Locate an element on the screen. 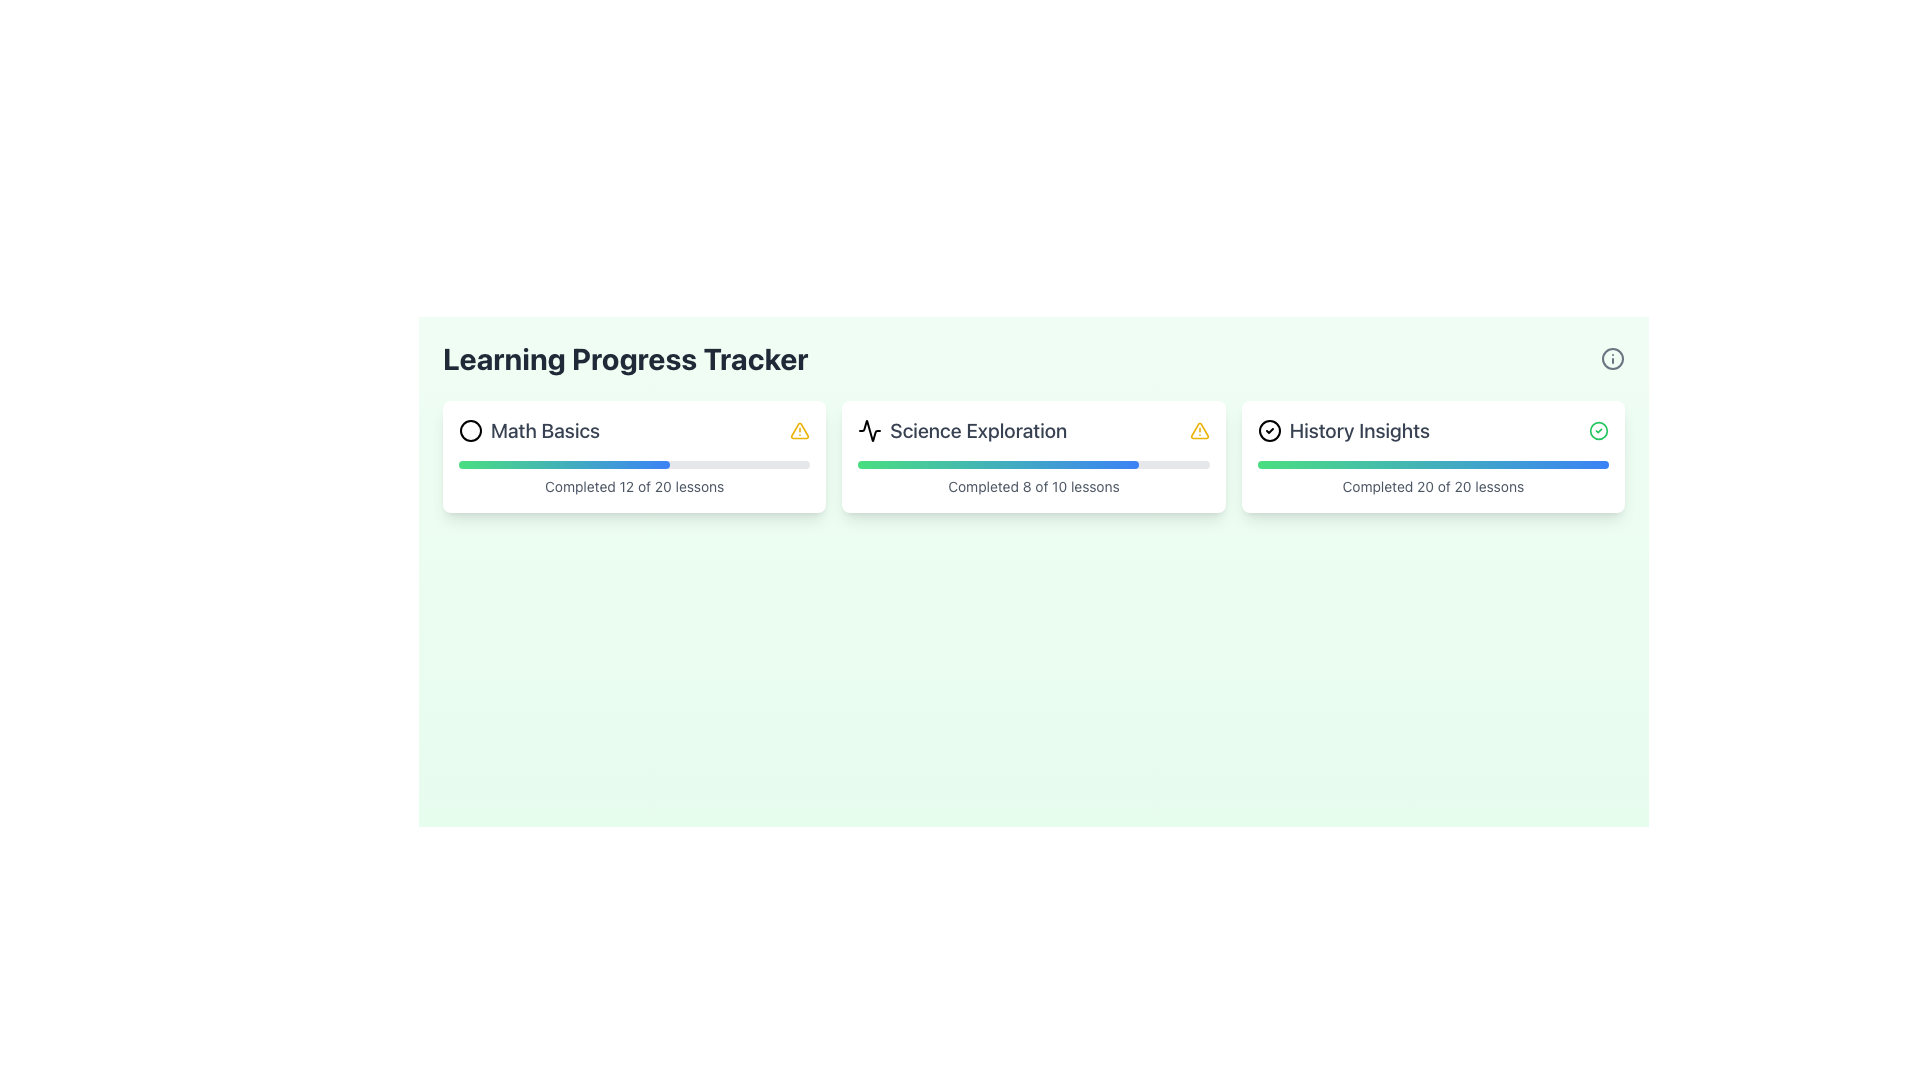 This screenshot has width=1920, height=1080. the waveform icon located to the left of the 'Science Exploration' title in the card header is located at coordinates (870, 430).